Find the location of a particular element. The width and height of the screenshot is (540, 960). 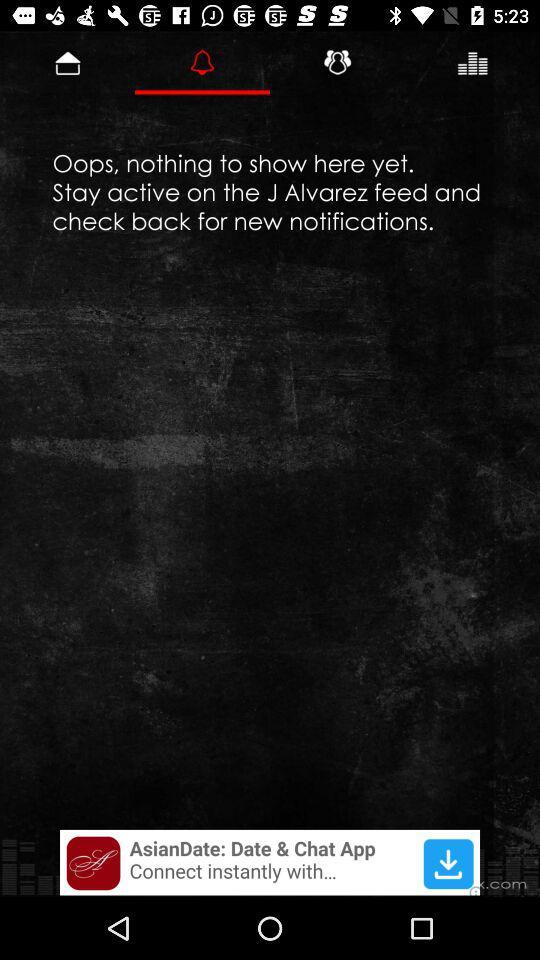

advertisement is located at coordinates (270, 861).